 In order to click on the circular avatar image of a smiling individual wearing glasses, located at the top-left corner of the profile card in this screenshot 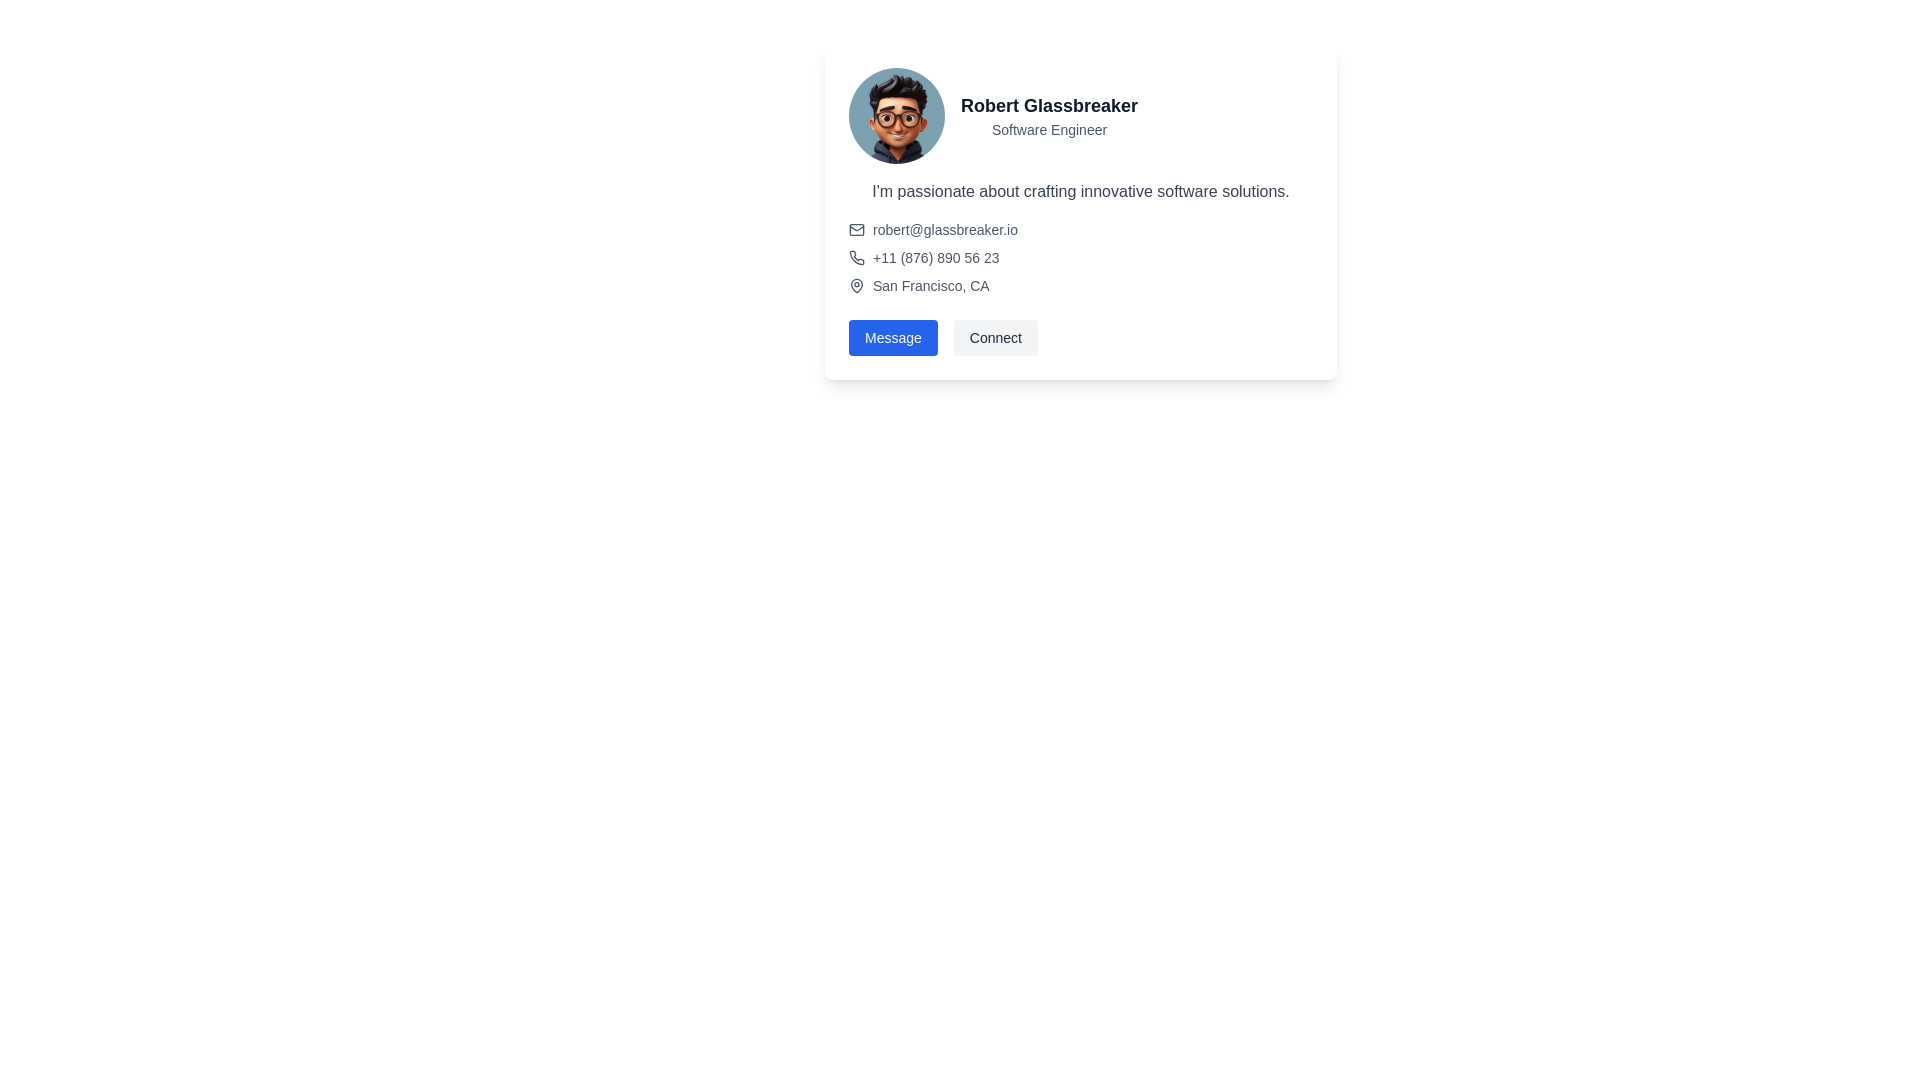, I will do `click(896, 115)`.